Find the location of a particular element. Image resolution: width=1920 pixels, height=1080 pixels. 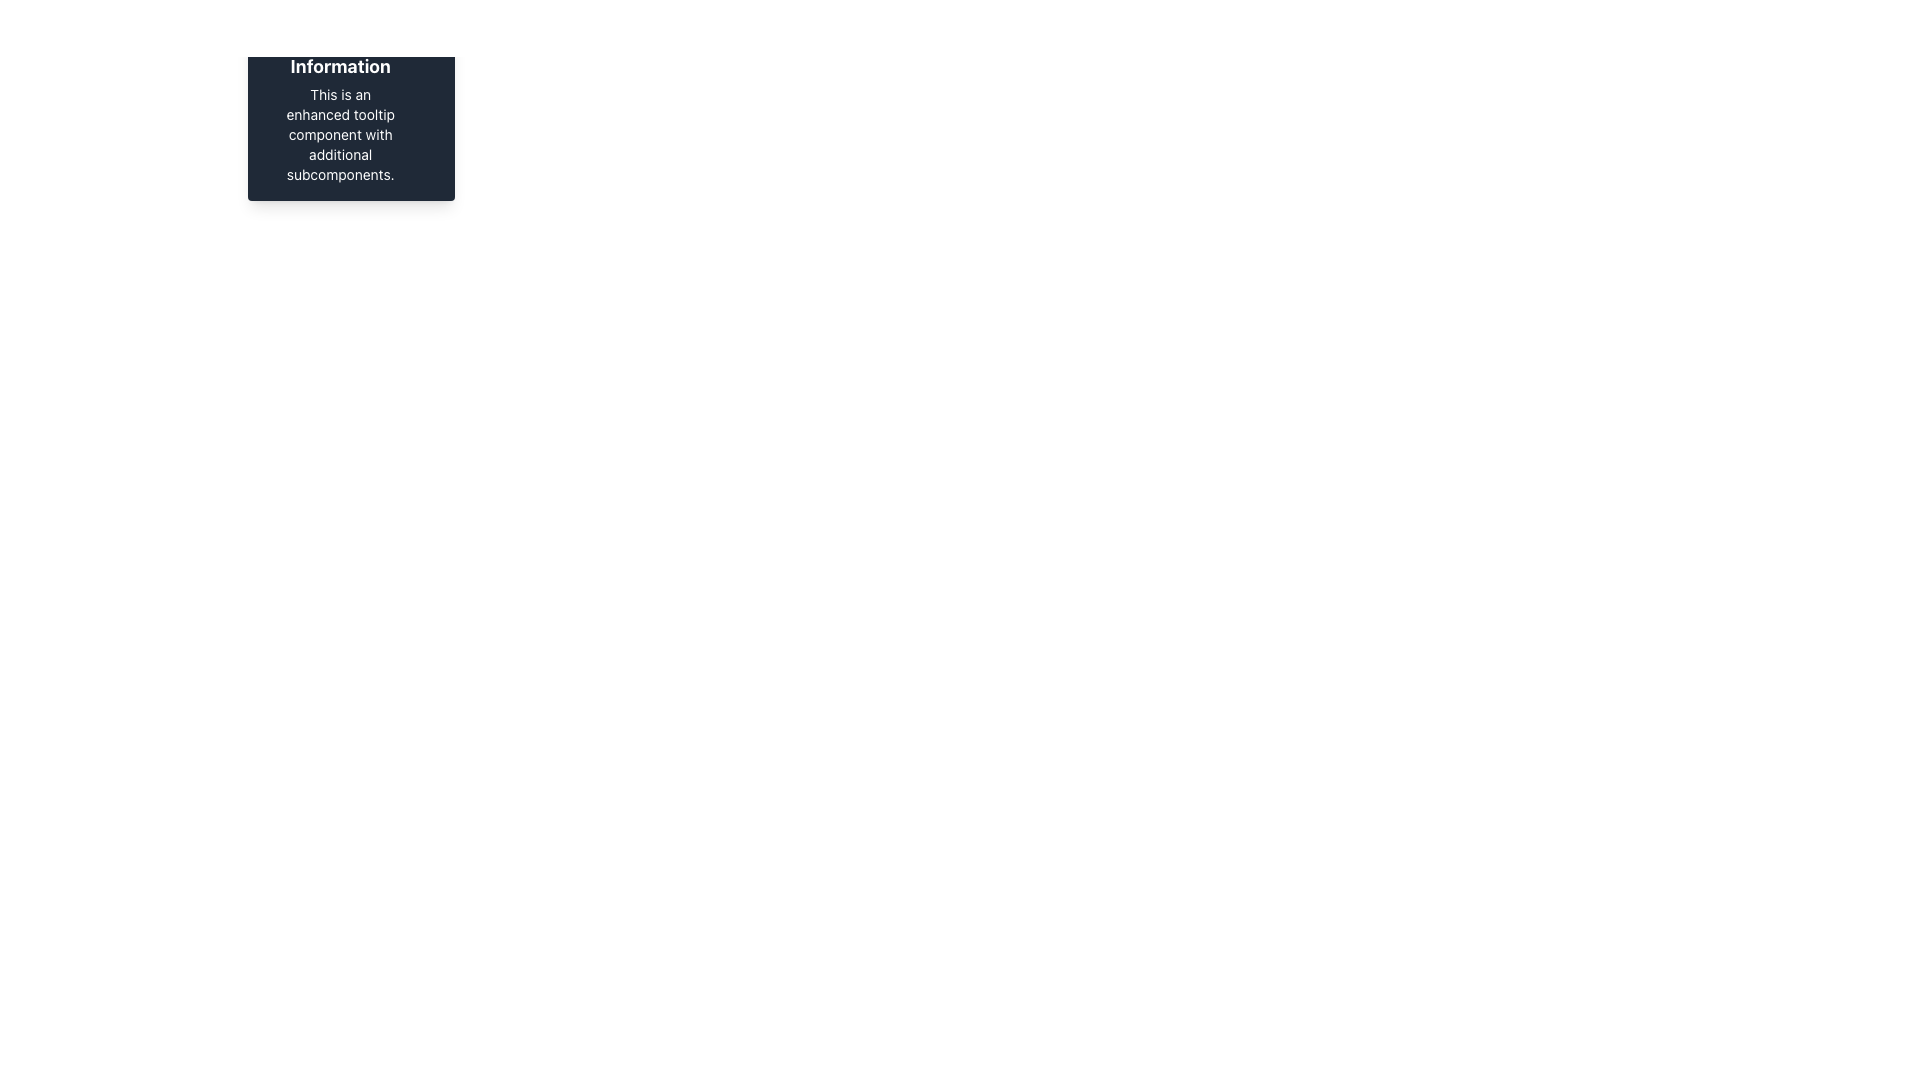

the circular vector graphic located in the top-right corner of the information tooltip box, which is styled with thin lines and part of an SVG element is located at coordinates (428, 34).